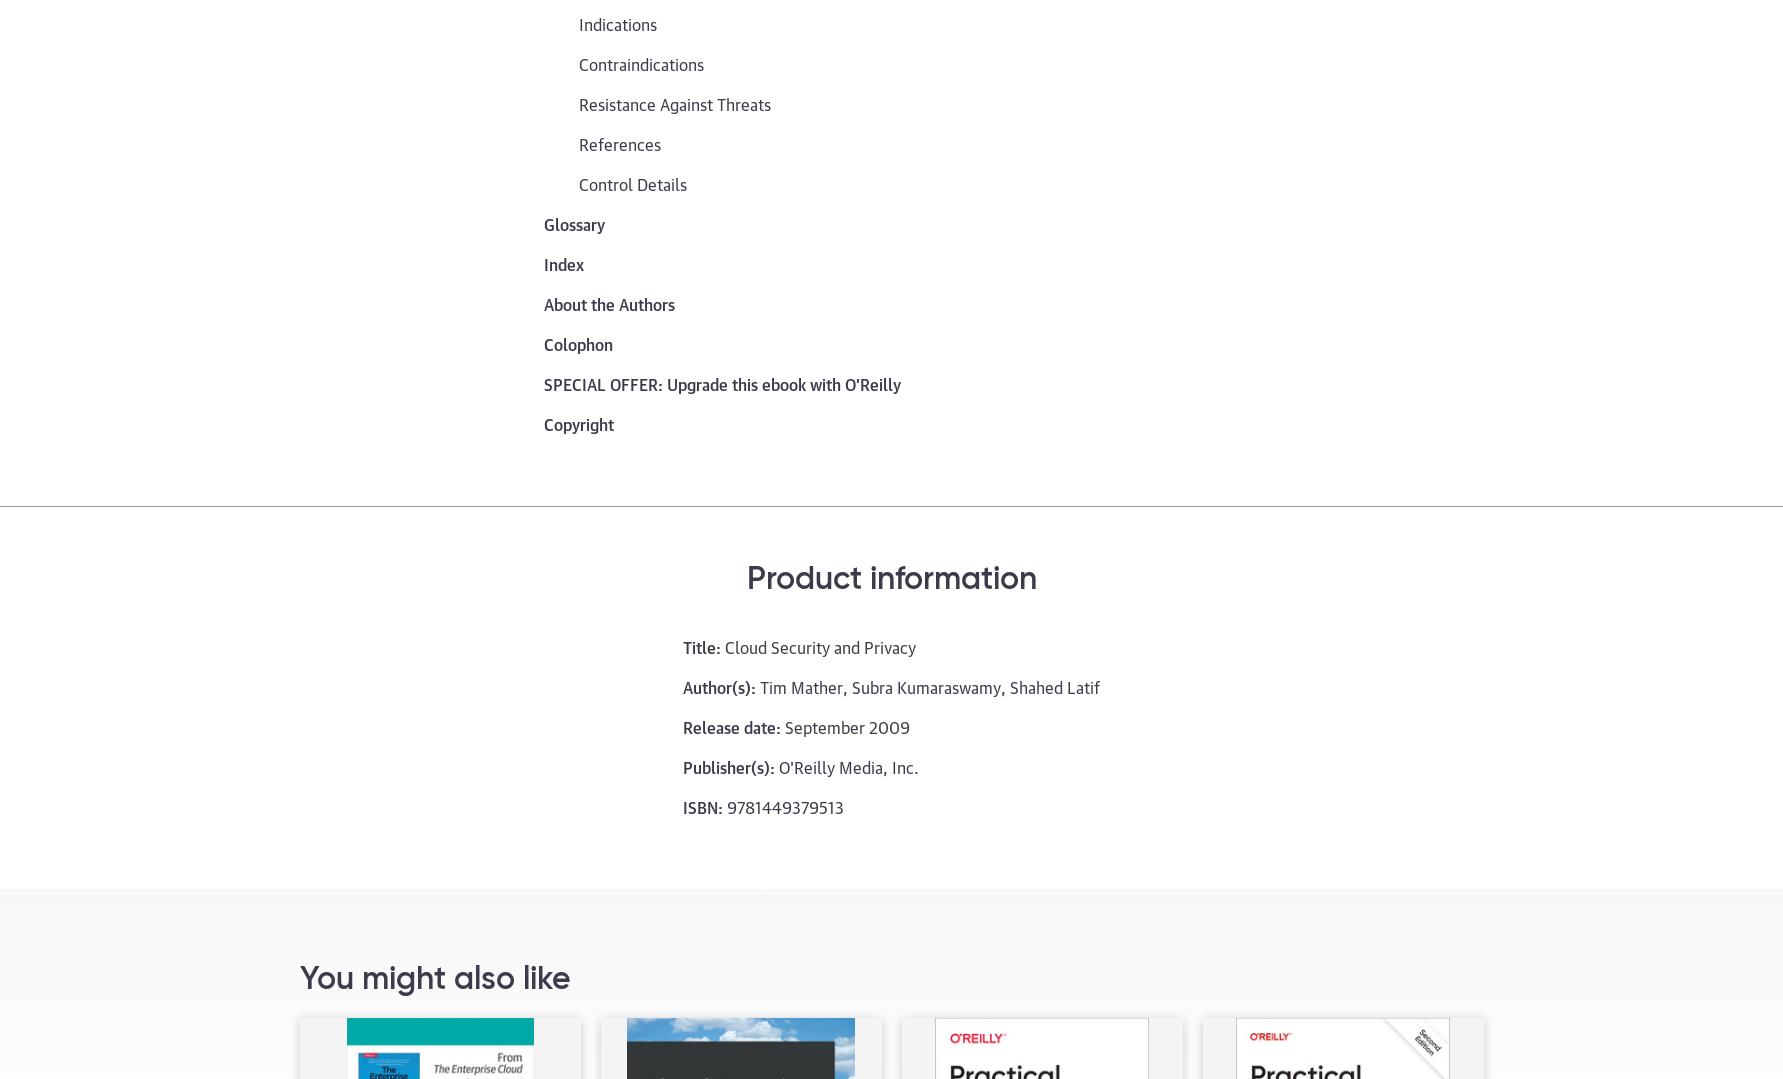 The width and height of the screenshot is (1783, 1079). I want to click on 'Glossary', so click(573, 222).